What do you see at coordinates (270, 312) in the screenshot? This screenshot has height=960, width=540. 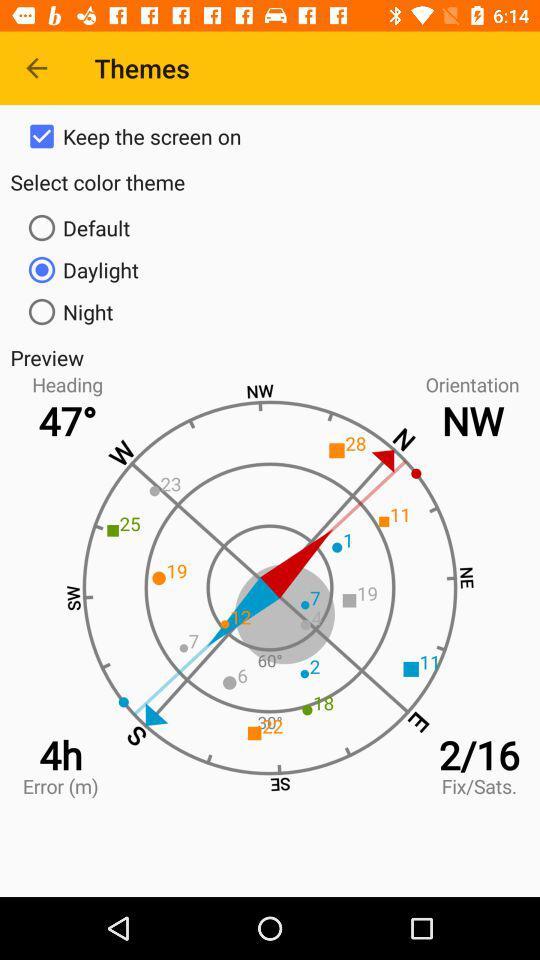 I see `icon above preview icon` at bounding box center [270, 312].